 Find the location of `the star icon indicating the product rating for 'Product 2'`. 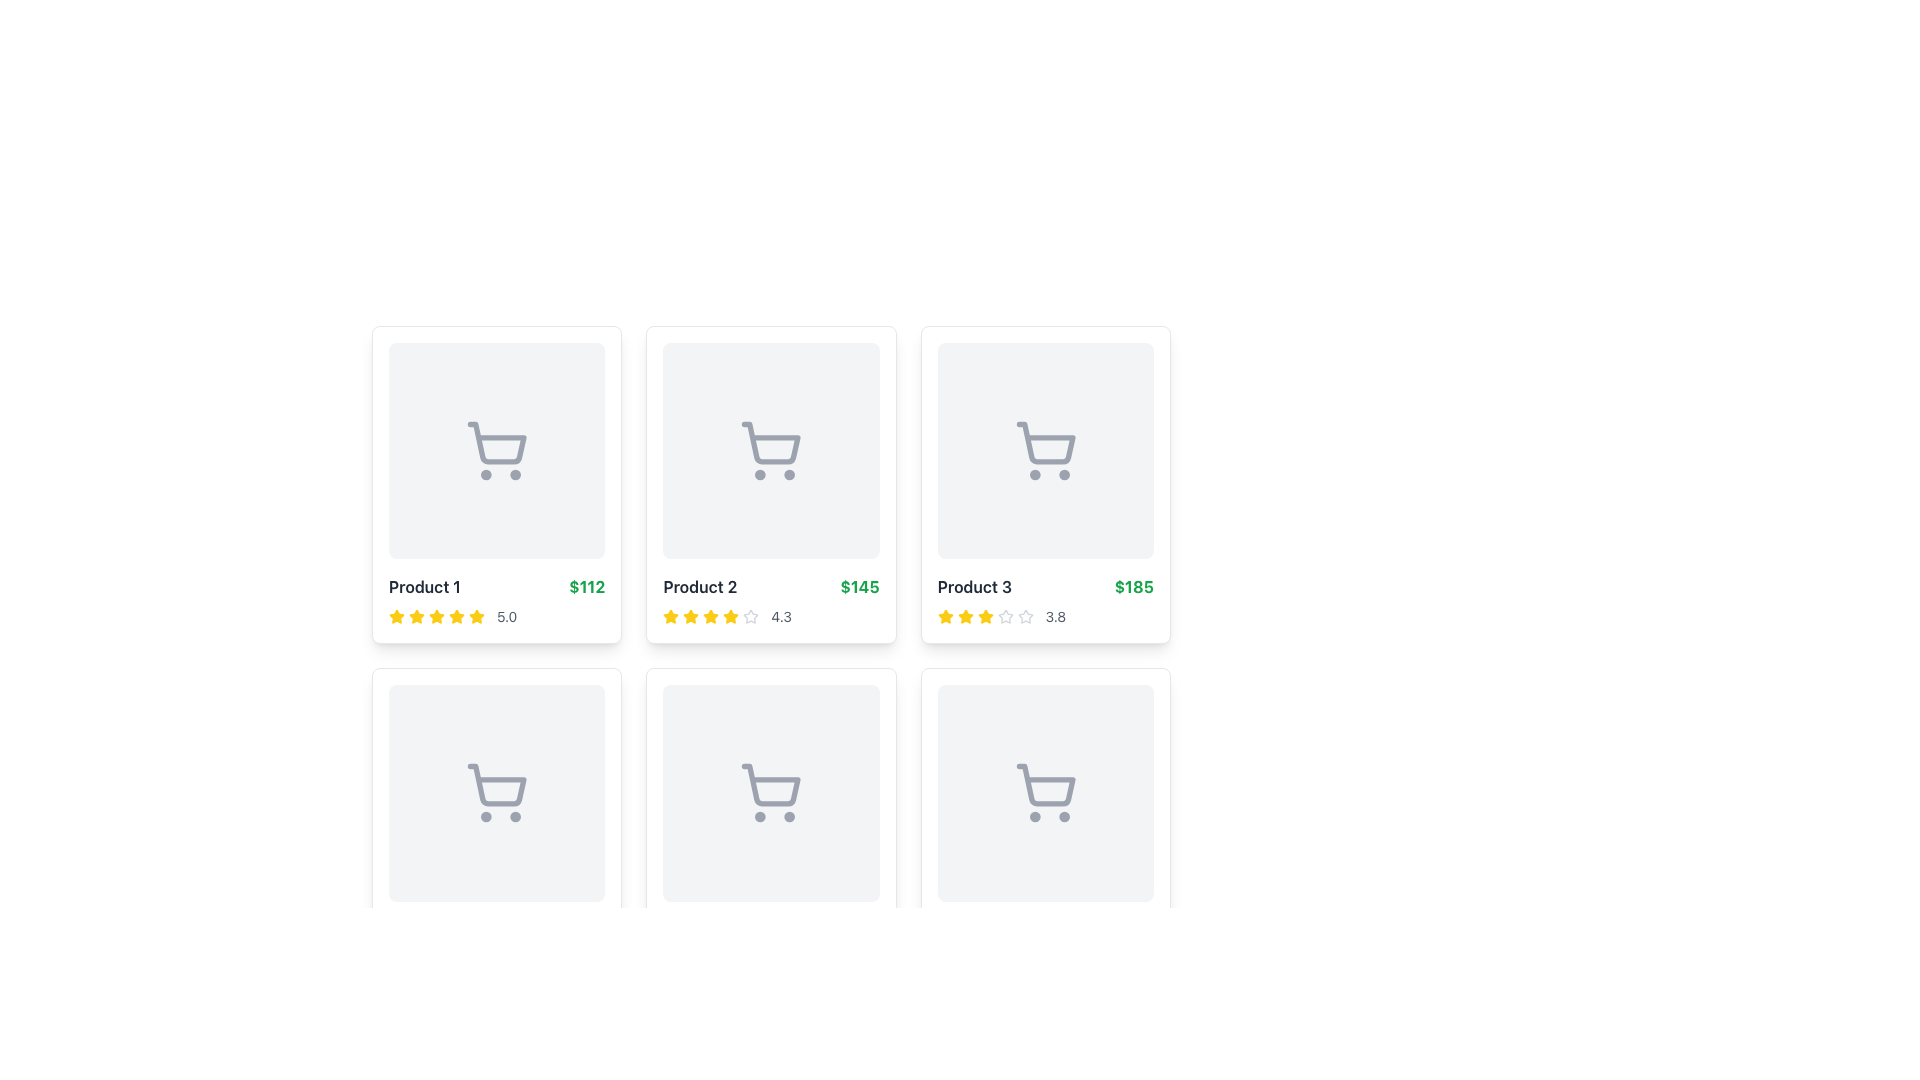

the star icon indicating the product rating for 'Product 2' is located at coordinates (711, 616).